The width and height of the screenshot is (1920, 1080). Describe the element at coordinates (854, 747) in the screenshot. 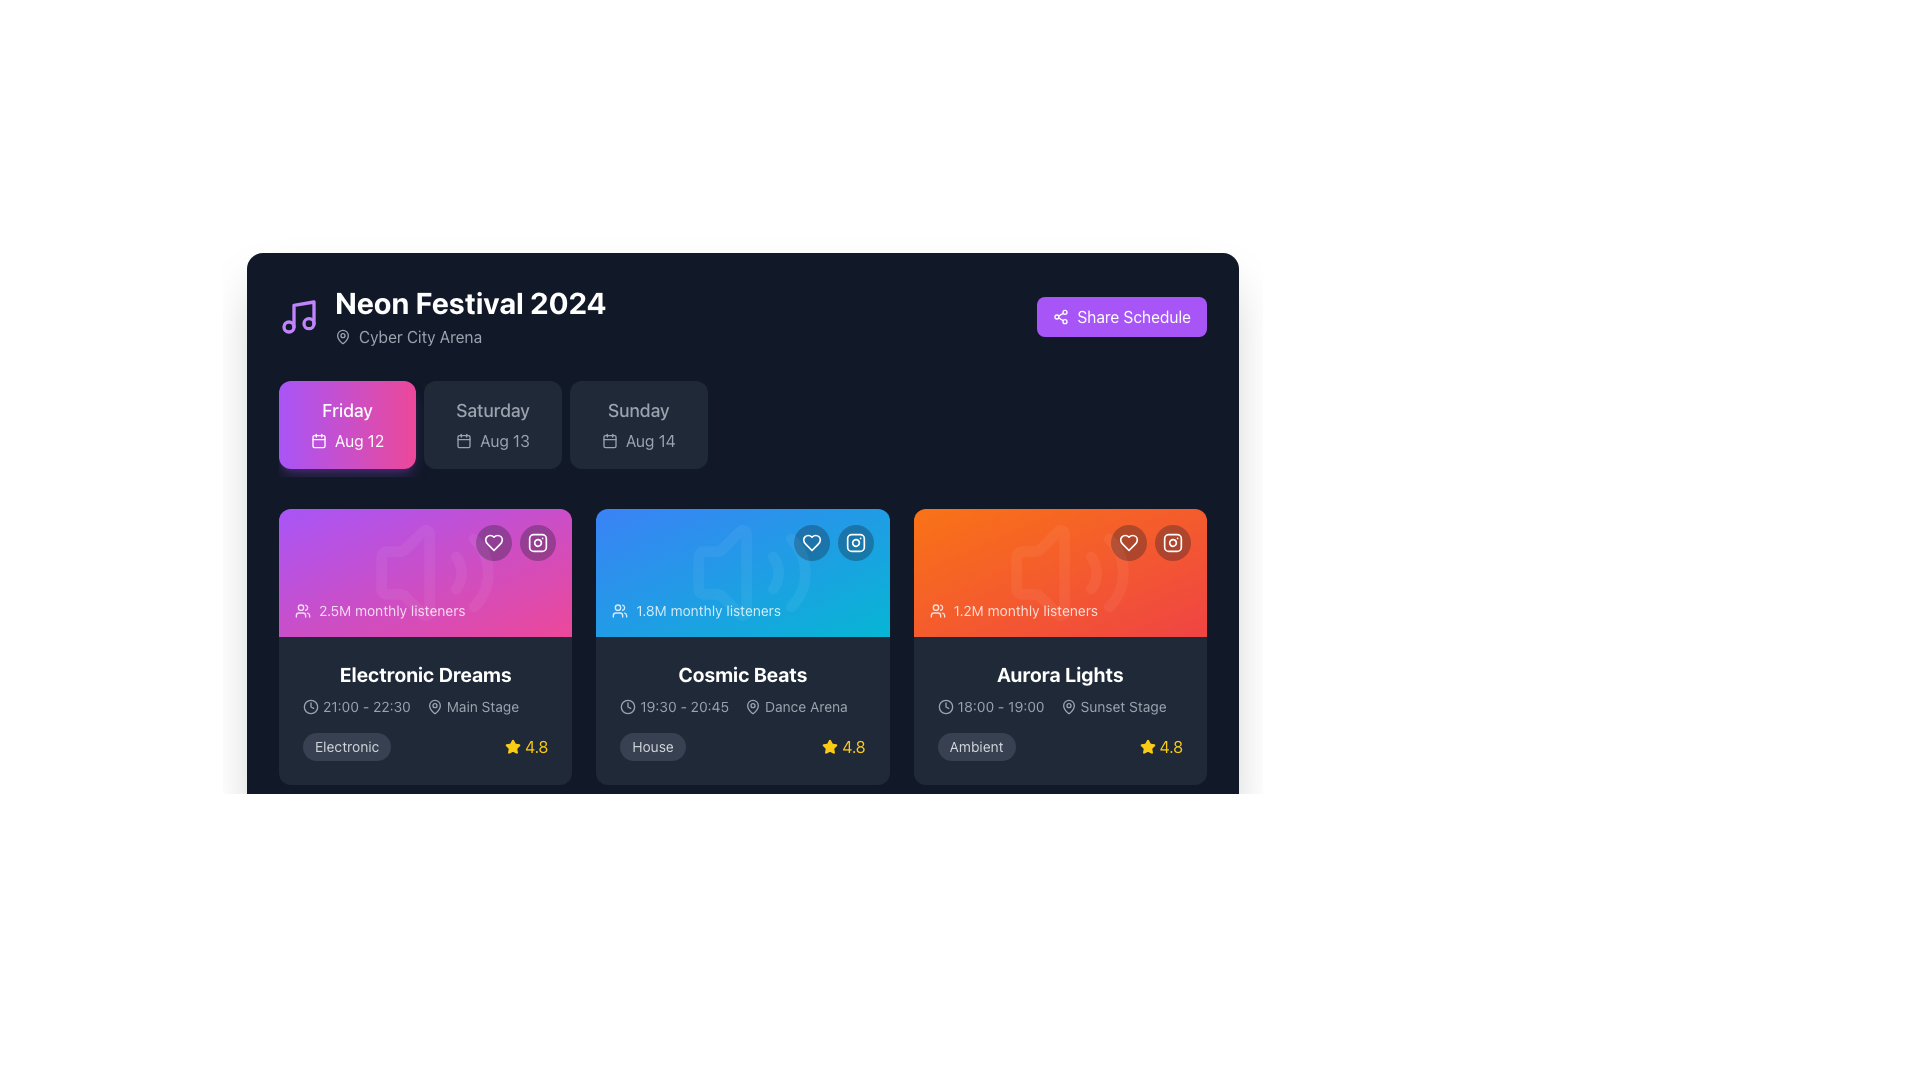

I see `the text label displaying the rating score '4.8' in bright yellow color, located near the star icon on the blue card labeled 'Cosmic Beats'` at that location.